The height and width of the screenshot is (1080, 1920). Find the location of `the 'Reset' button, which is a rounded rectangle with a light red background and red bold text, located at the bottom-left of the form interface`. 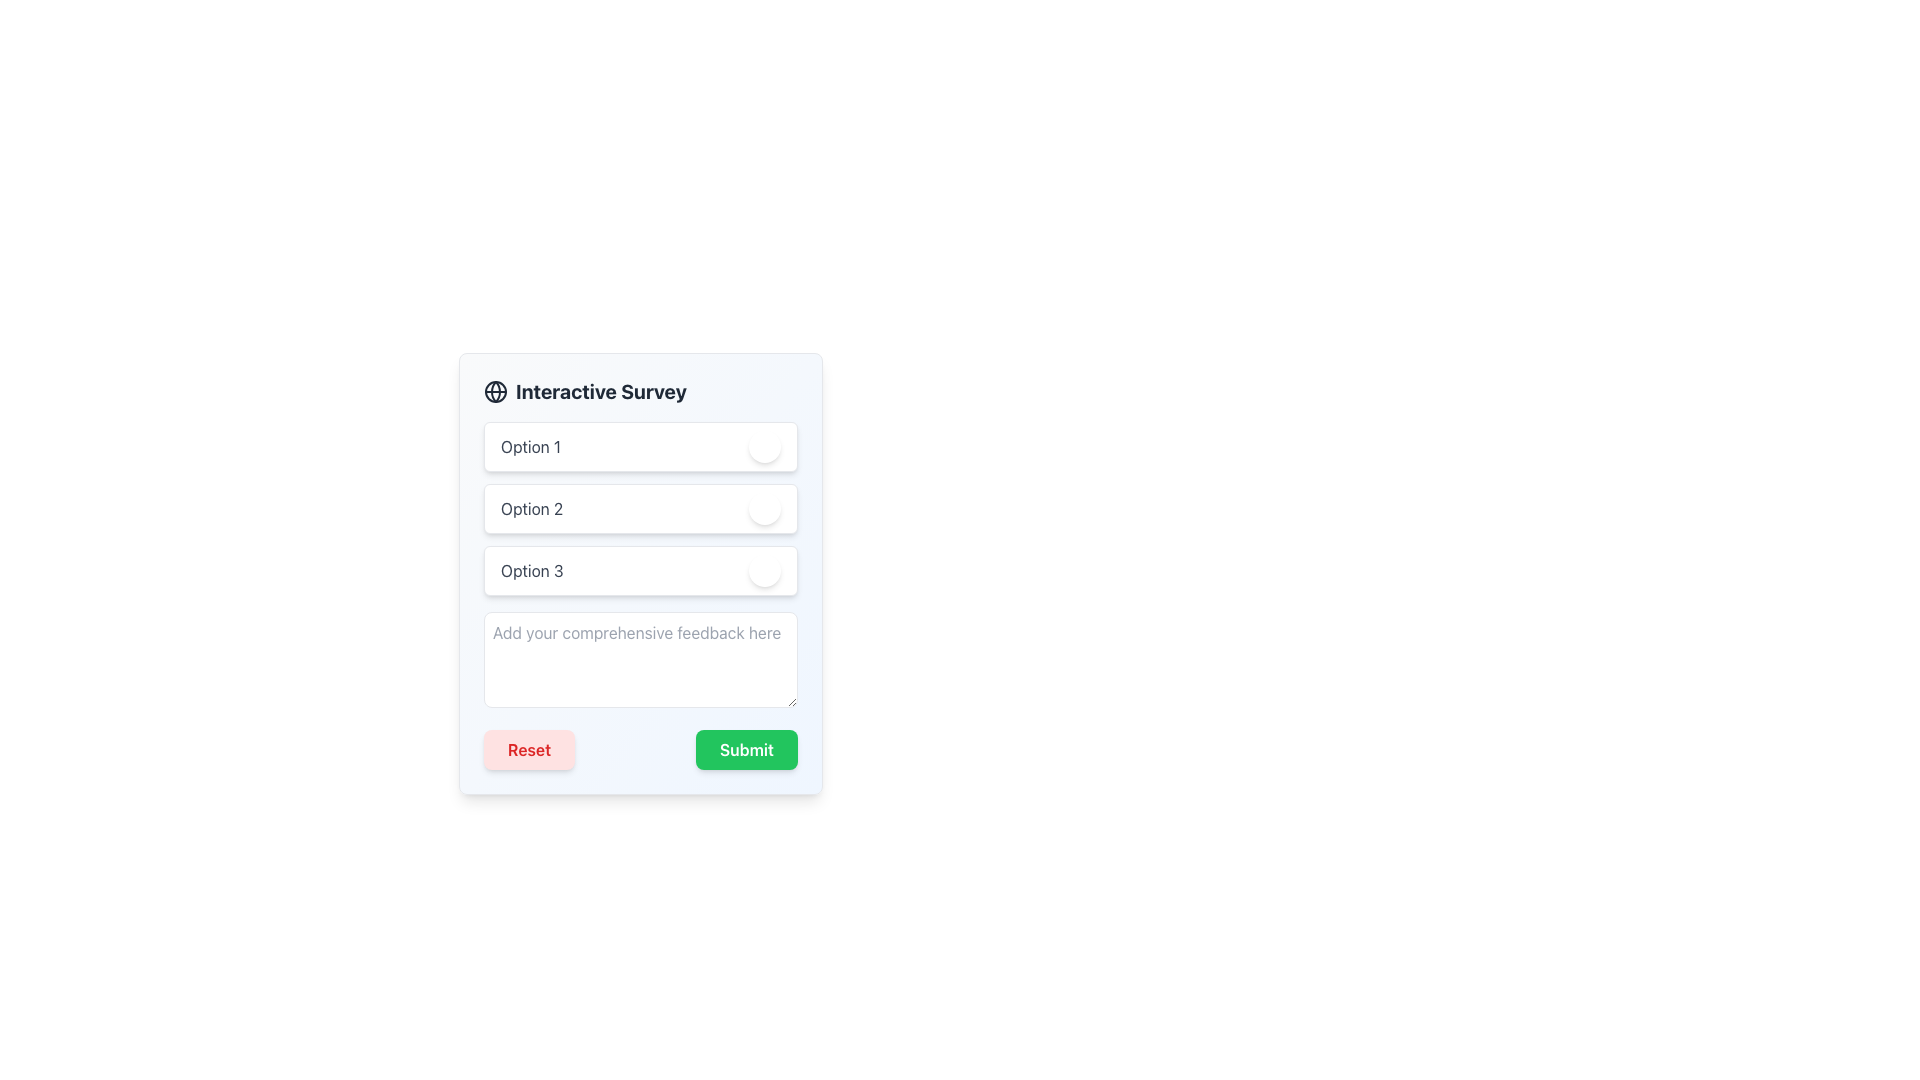

the 'Reset' button, which is a rounded rectangle with a light red background and red bold text, located at the bottom-left of the form interface is located at coordinates (529, 749).